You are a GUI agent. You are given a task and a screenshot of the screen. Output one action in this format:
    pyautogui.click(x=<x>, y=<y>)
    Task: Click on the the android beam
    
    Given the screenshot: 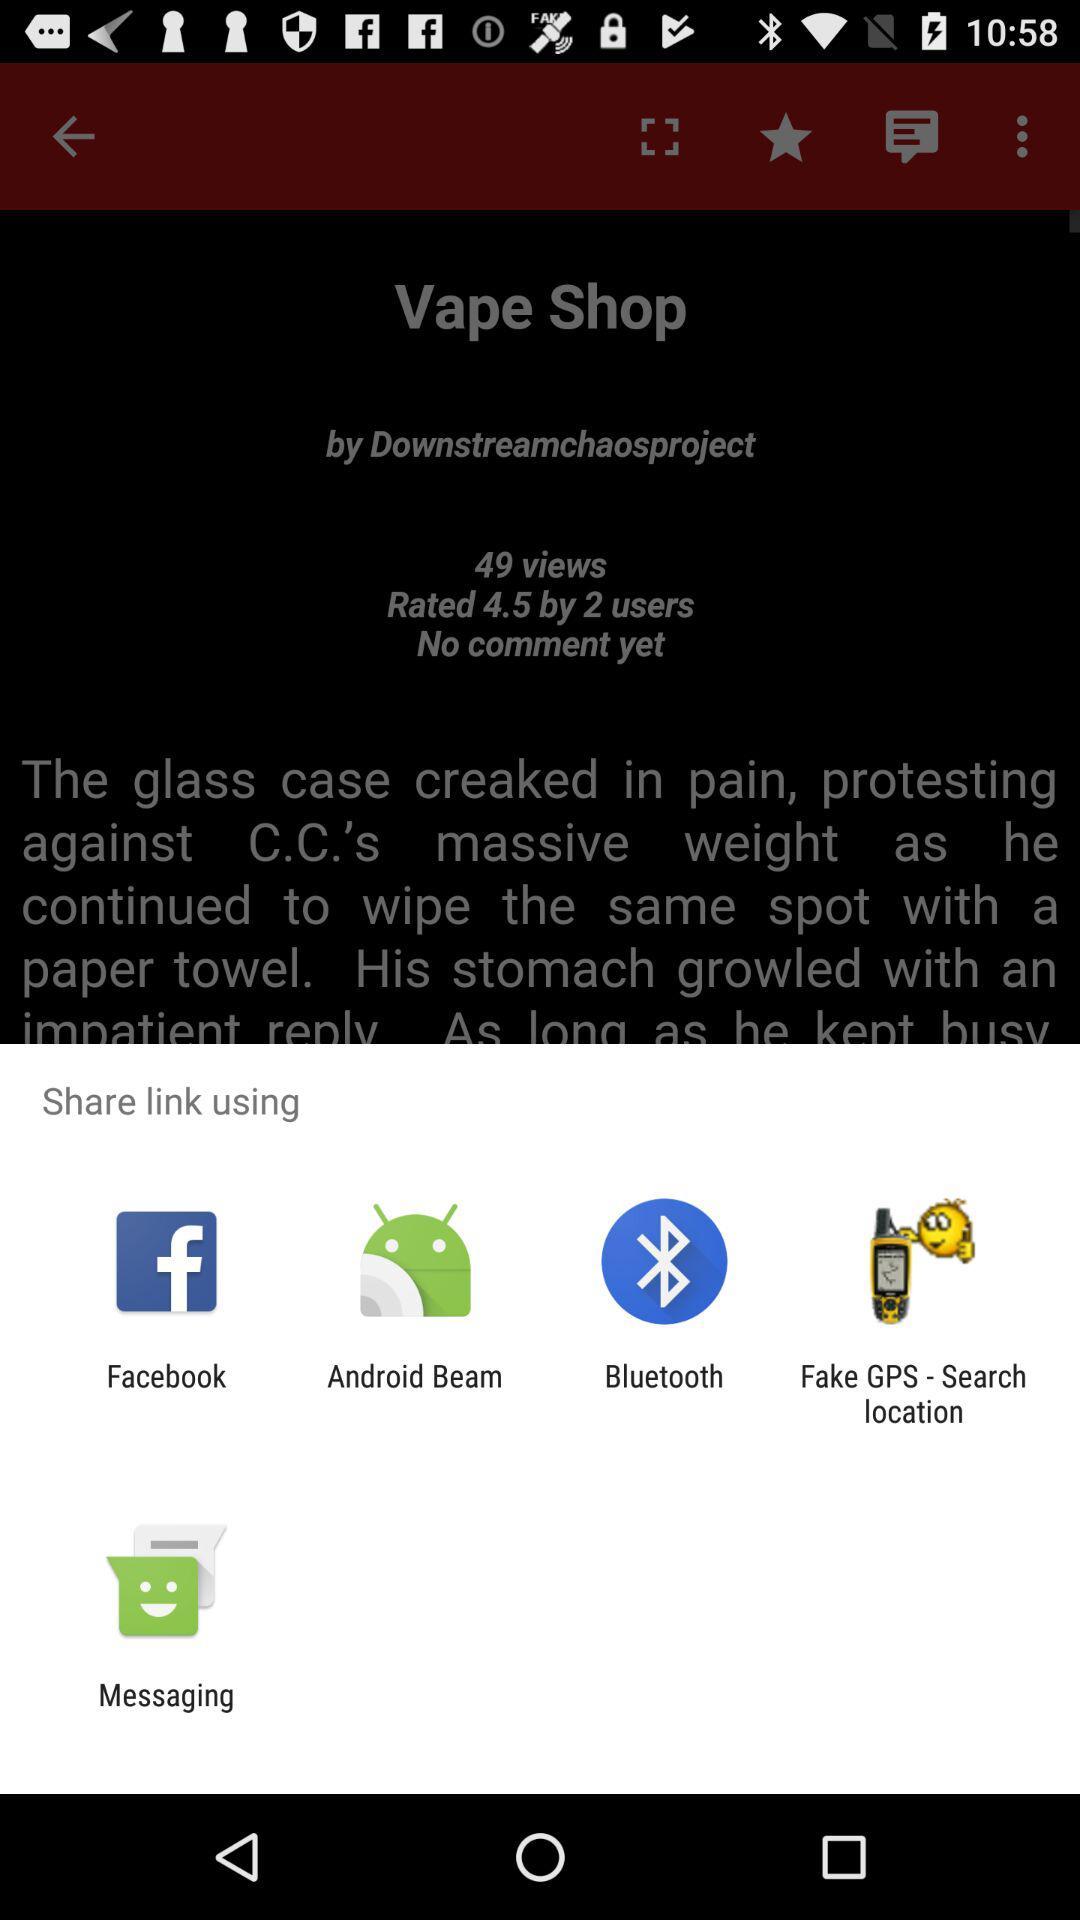 What is the action you would take?
    pyautogui.click(x=414, y=1392)
    